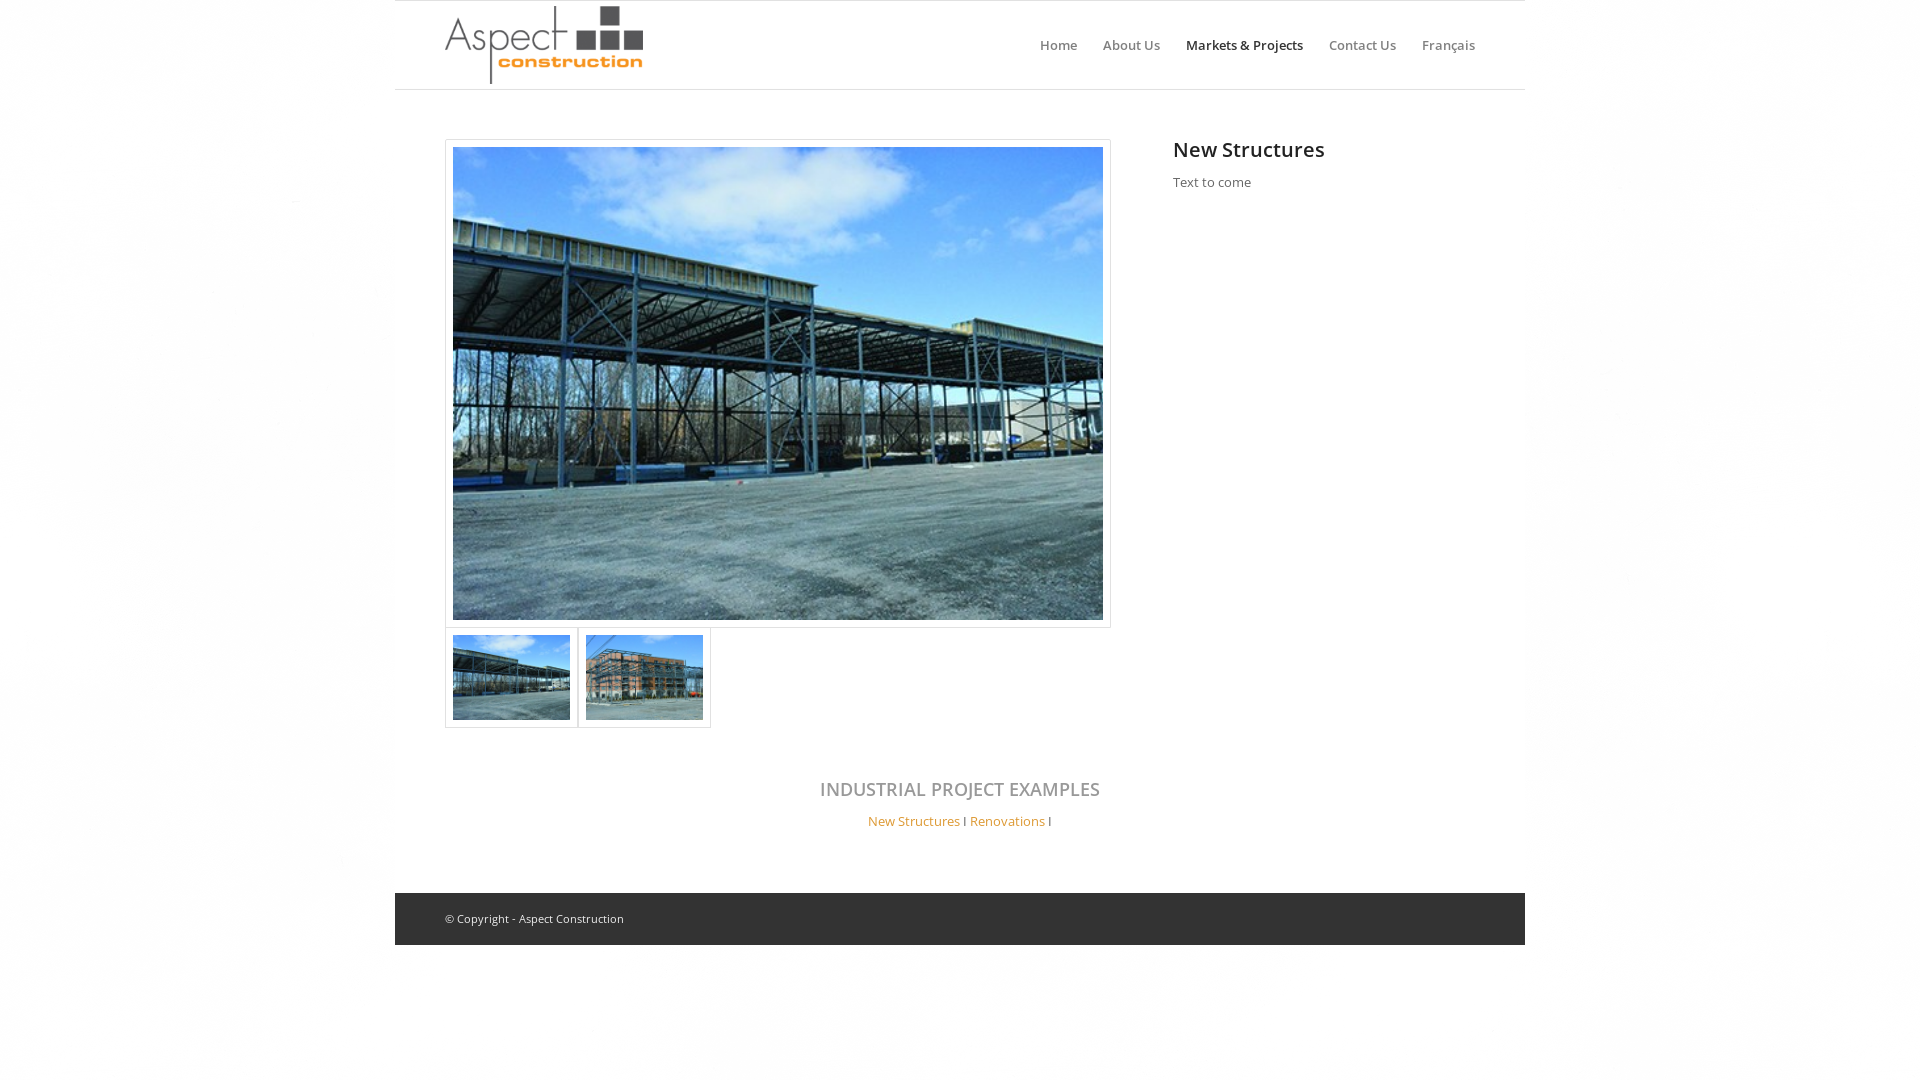 The width and height of the screenshot is (1920, 1080). I want to click on 'Photo de structure1', so click(451, 383).